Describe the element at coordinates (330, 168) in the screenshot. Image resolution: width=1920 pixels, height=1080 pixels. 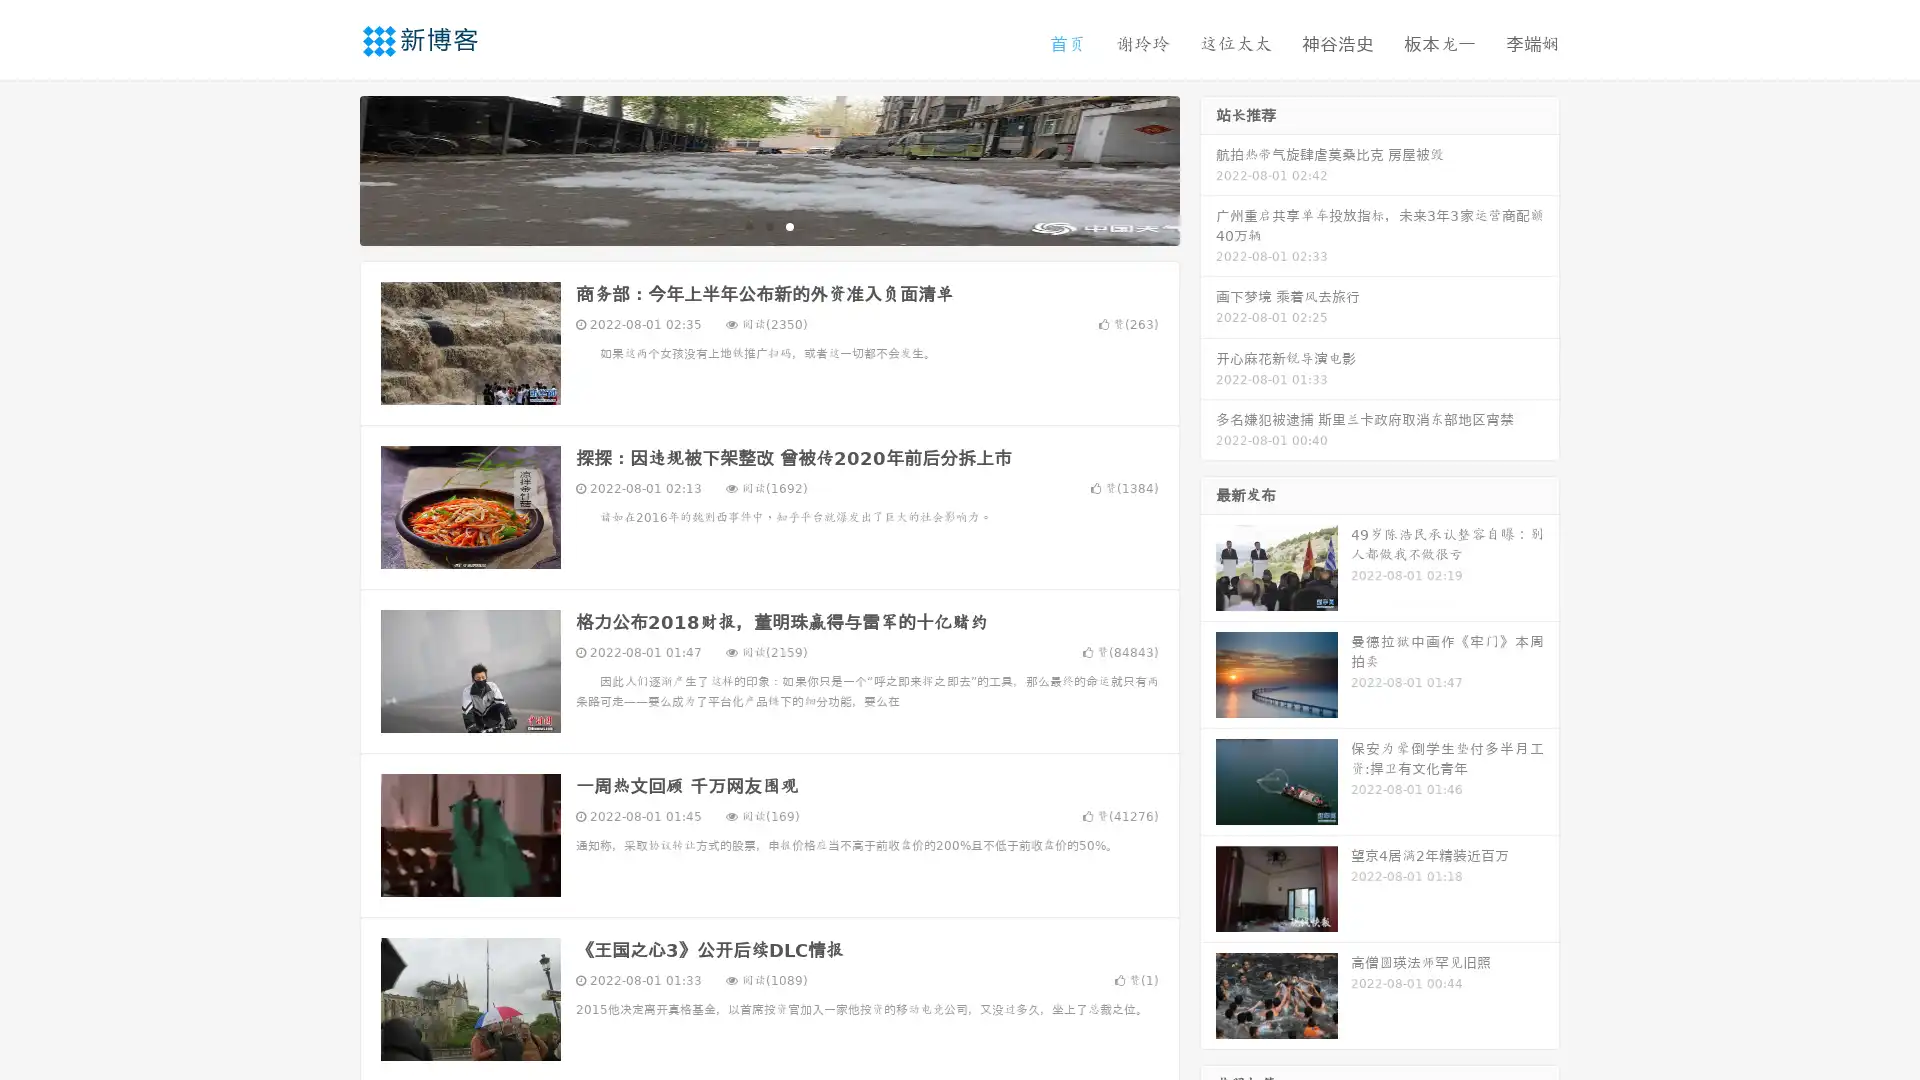
I see `Previous slide` at that location.